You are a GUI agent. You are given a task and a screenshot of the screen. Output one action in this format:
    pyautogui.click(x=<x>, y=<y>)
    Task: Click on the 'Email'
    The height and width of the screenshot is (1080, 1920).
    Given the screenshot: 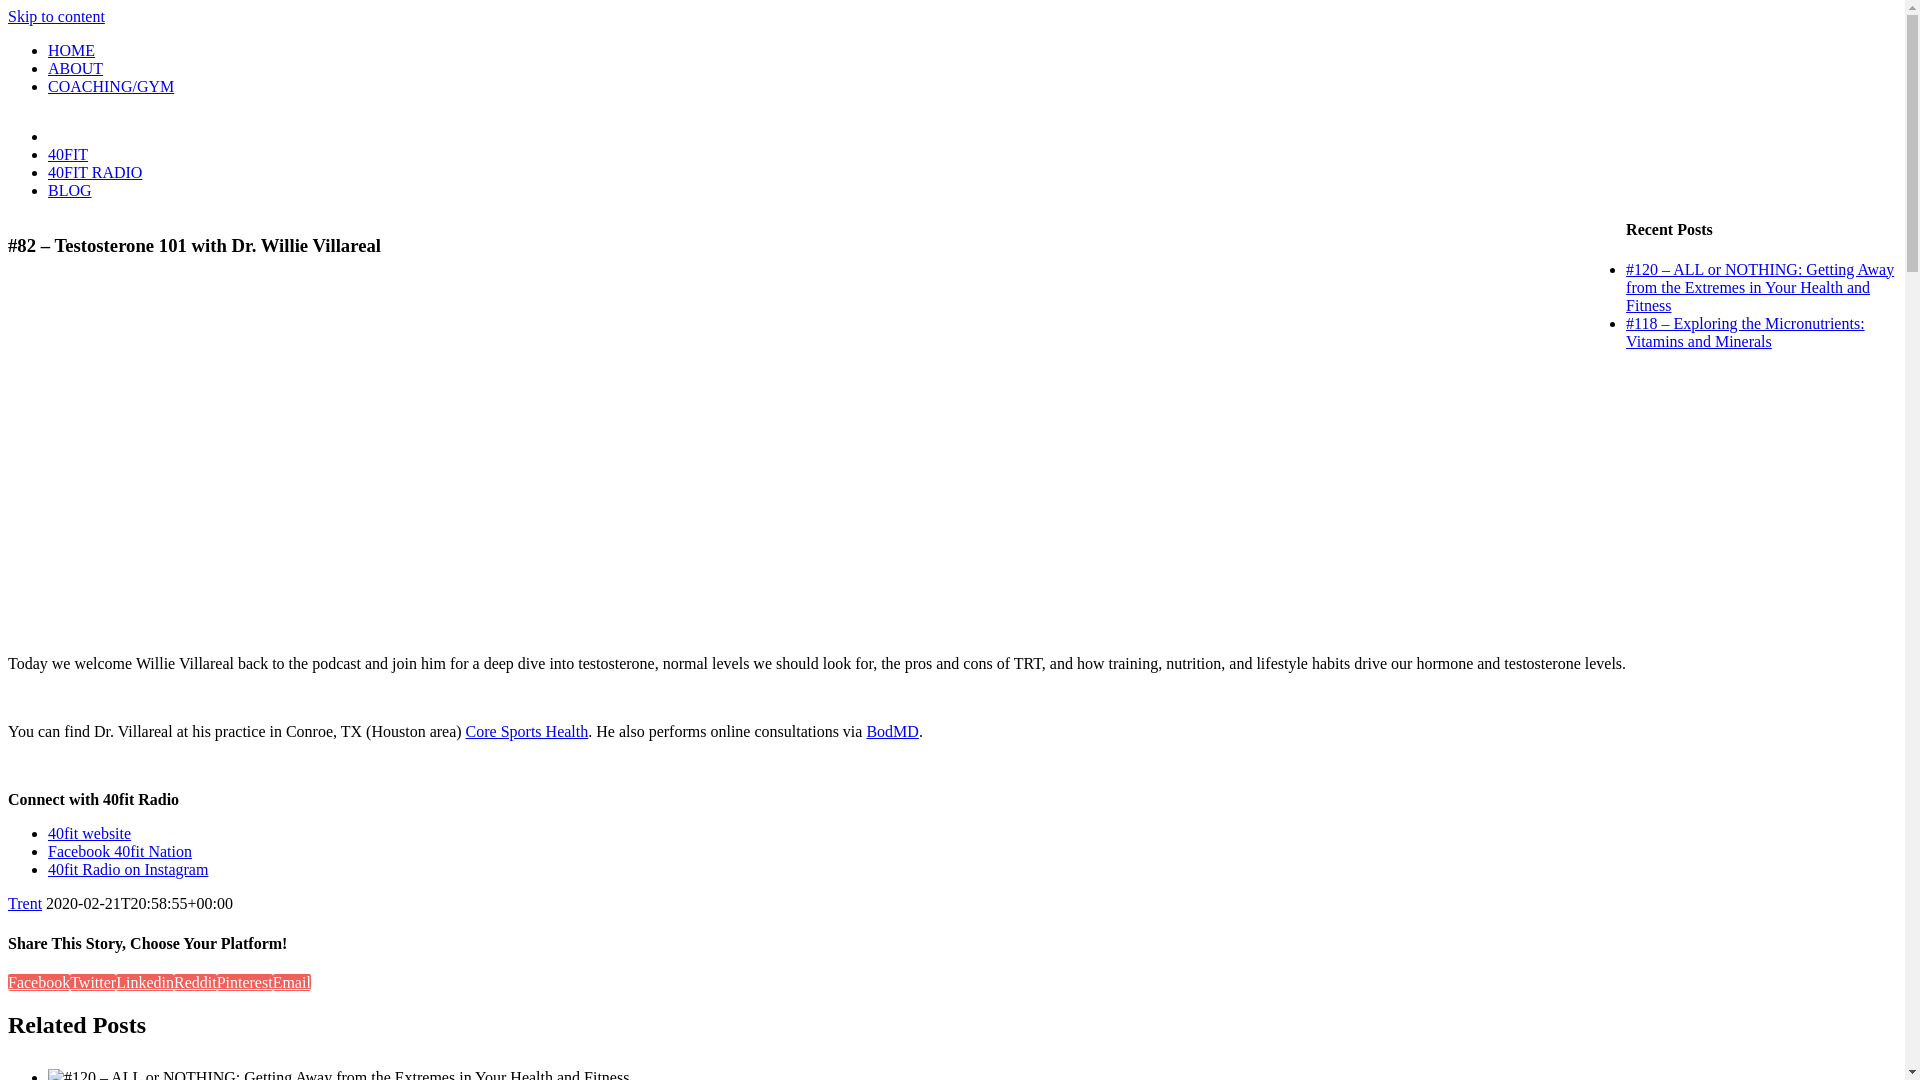 What is the action you would take?
    pyautogui.click(x=272, y=981)
    